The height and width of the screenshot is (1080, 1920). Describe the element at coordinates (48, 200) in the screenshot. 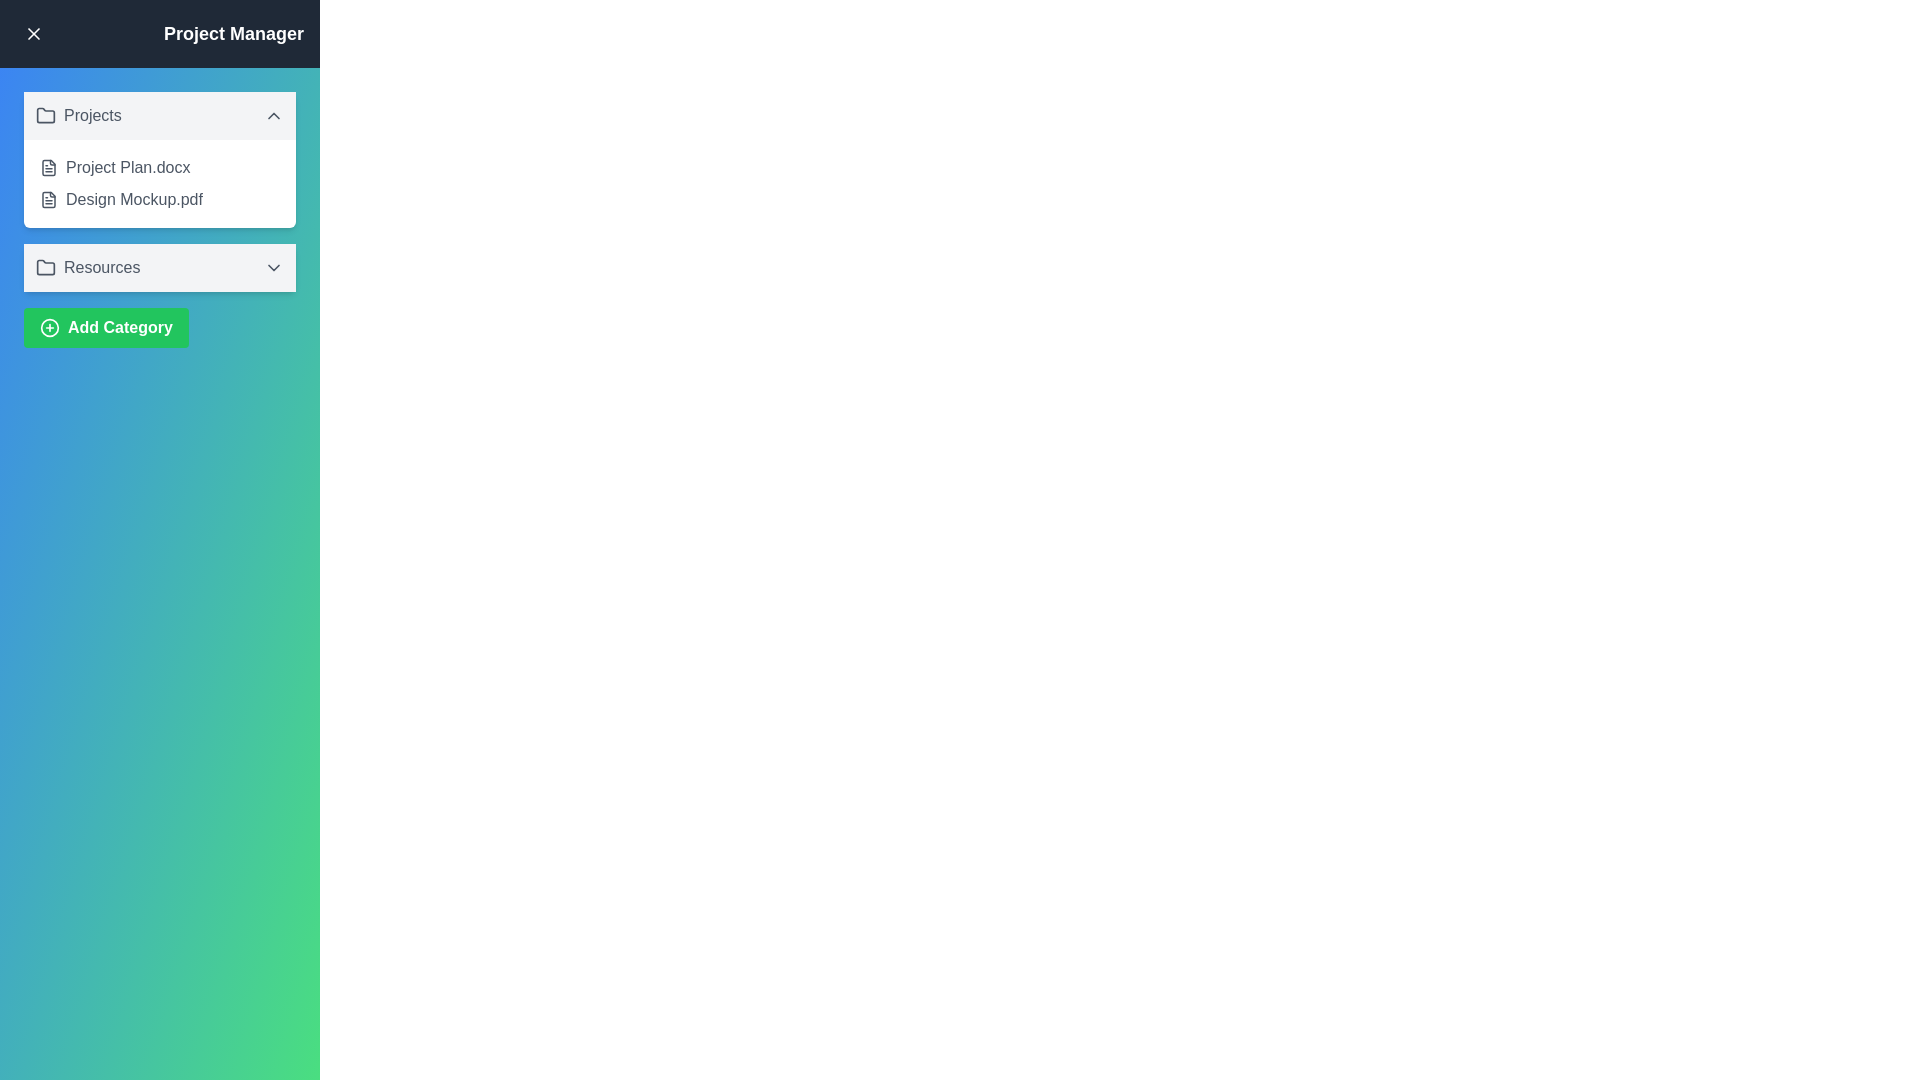

I see `the small file document icon with textual elements located to the left of 'Design Mockup.pdf' in the 'Projects' section` at that location.